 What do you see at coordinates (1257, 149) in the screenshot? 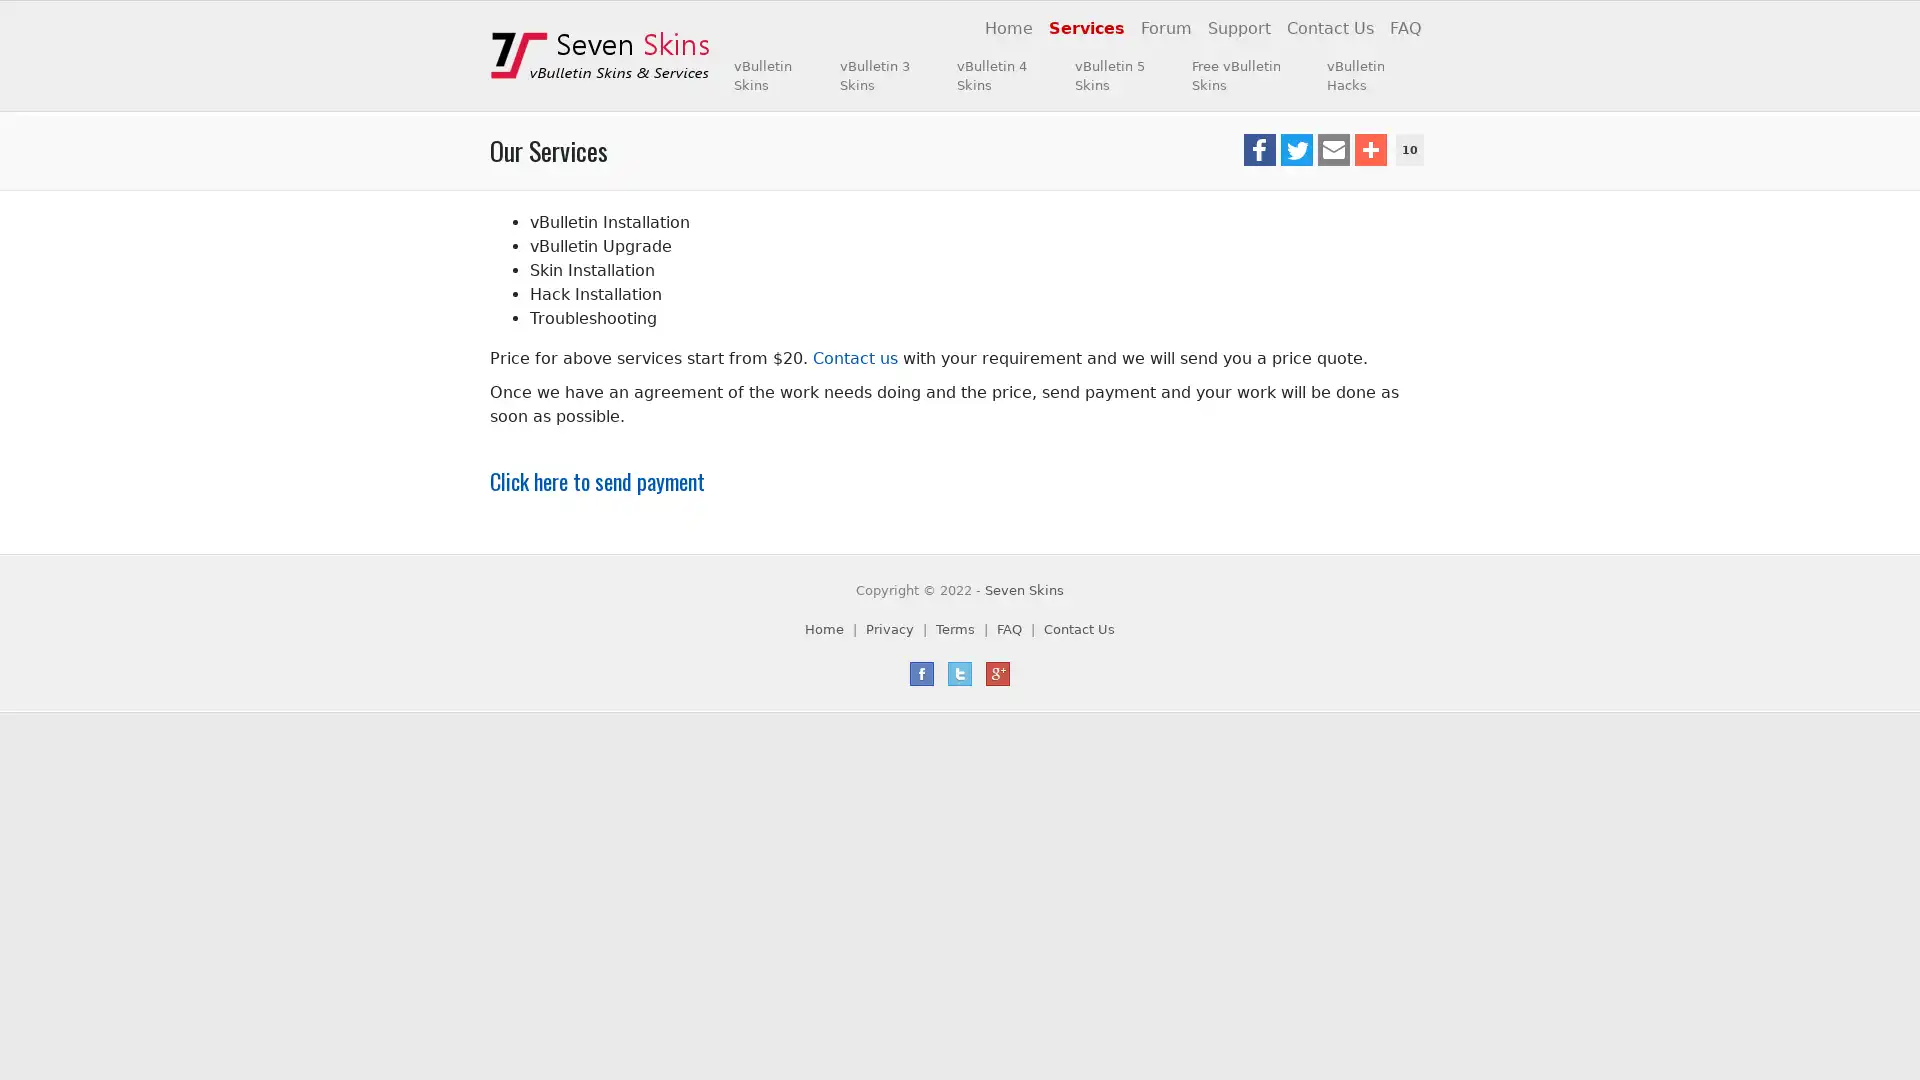
I see `Share to Facebook` at bounding box center [1257, 149].